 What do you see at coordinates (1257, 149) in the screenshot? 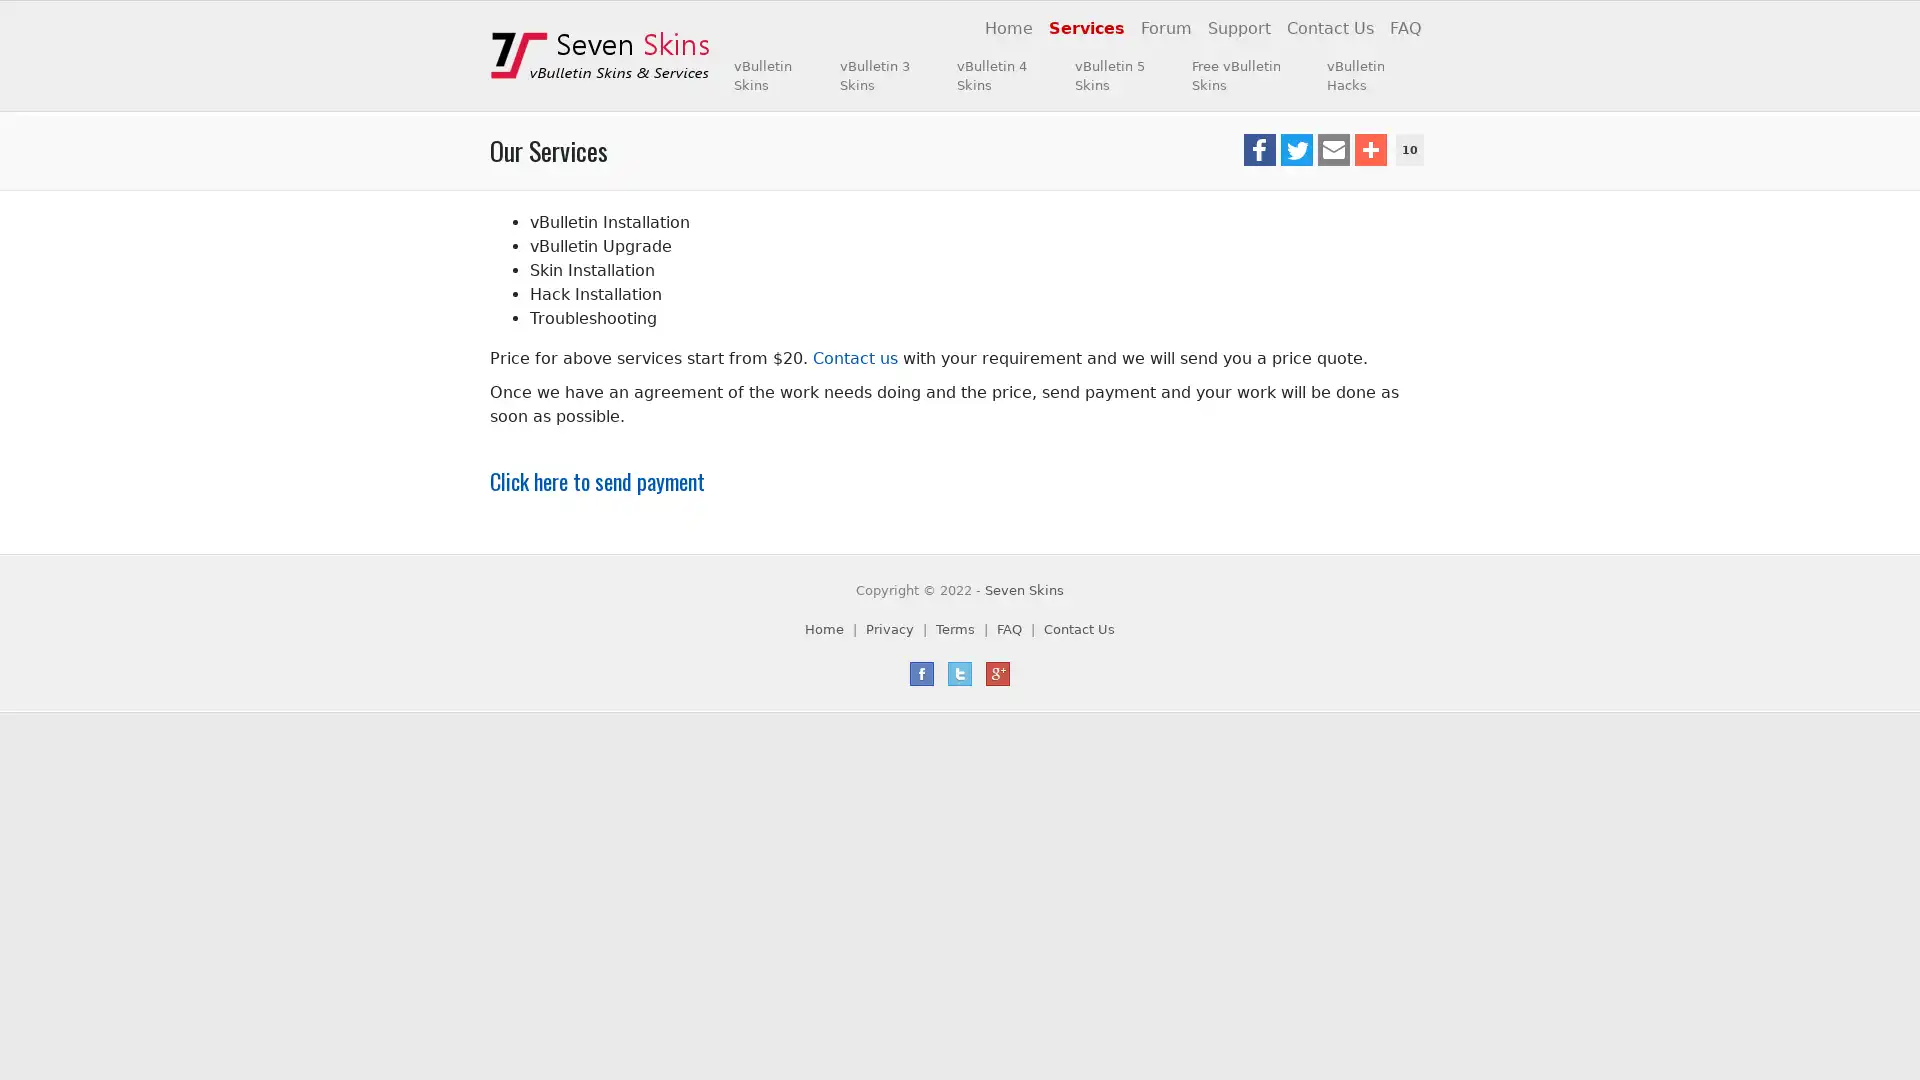
I see `Share to Facebook` at bounding box center [1257, 149].